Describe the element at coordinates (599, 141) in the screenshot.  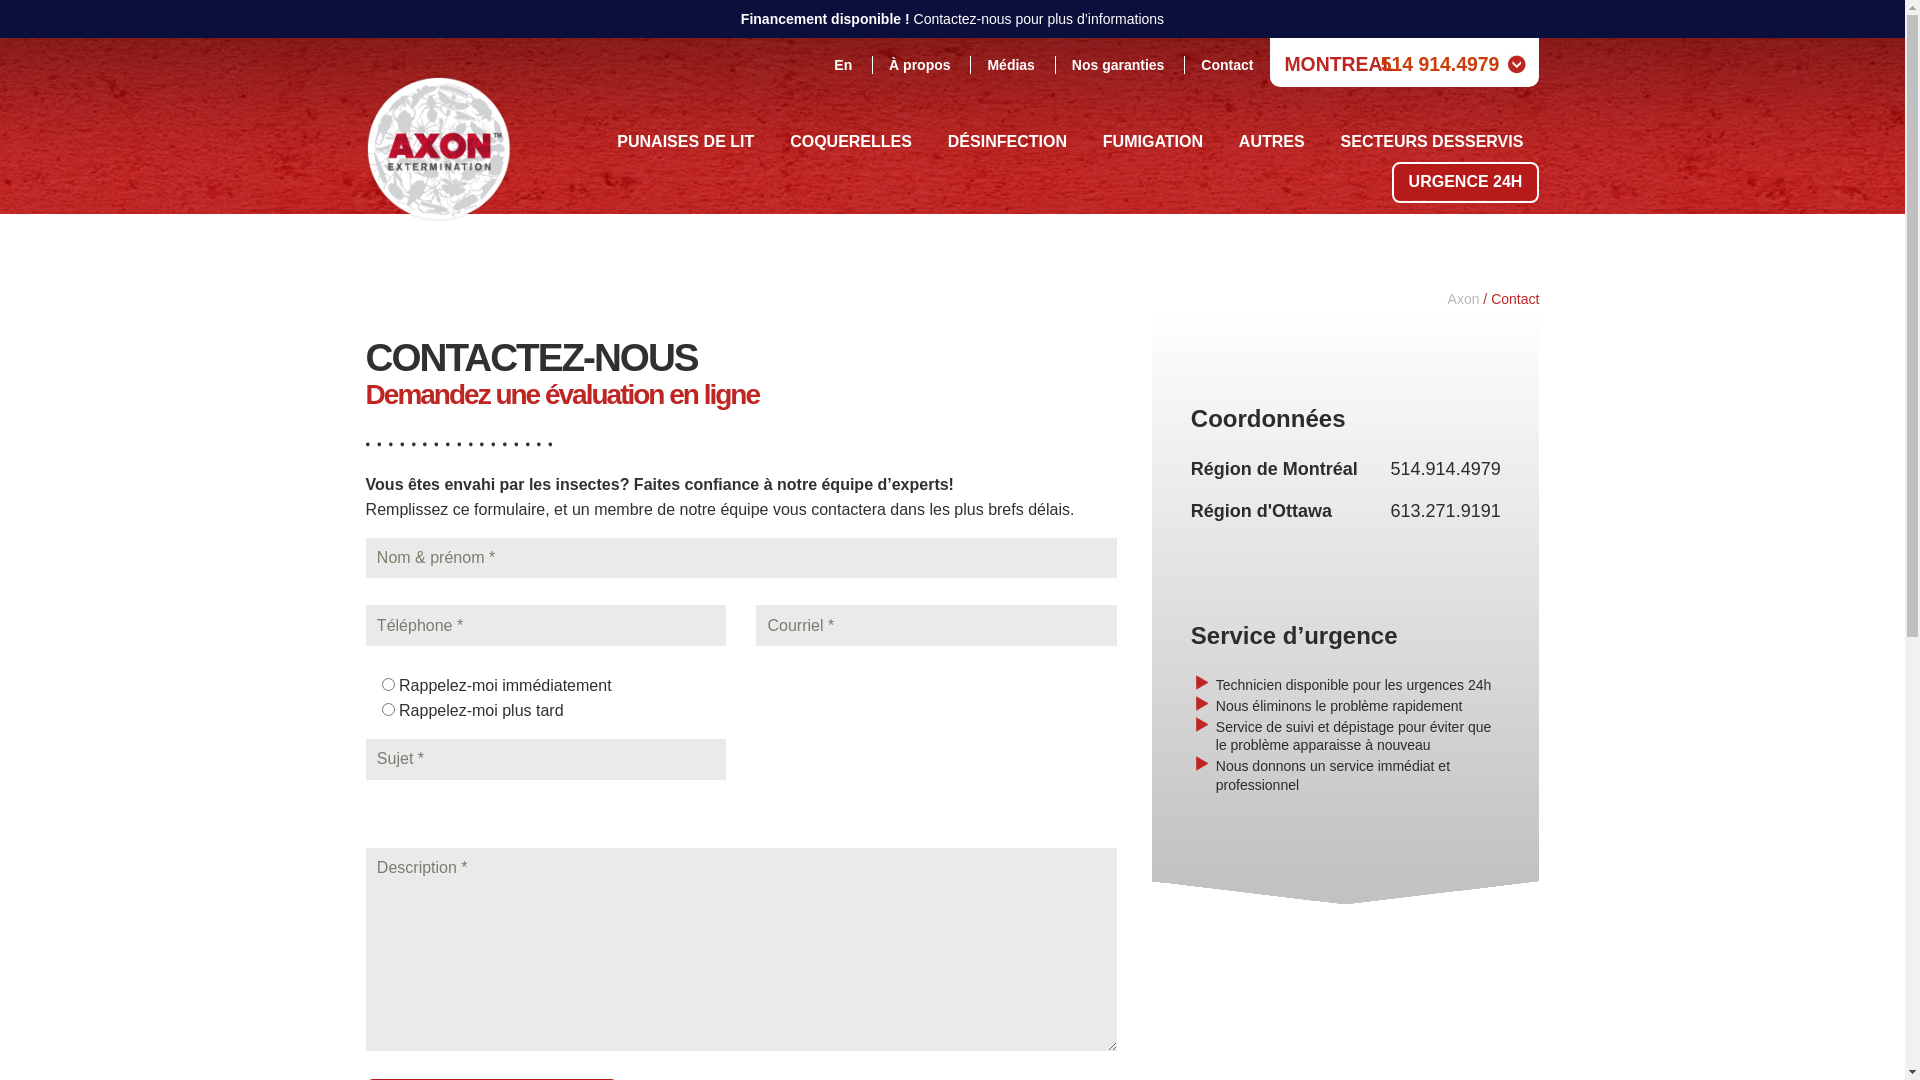
I see `'PUNAISES DE LIT'` at that location.